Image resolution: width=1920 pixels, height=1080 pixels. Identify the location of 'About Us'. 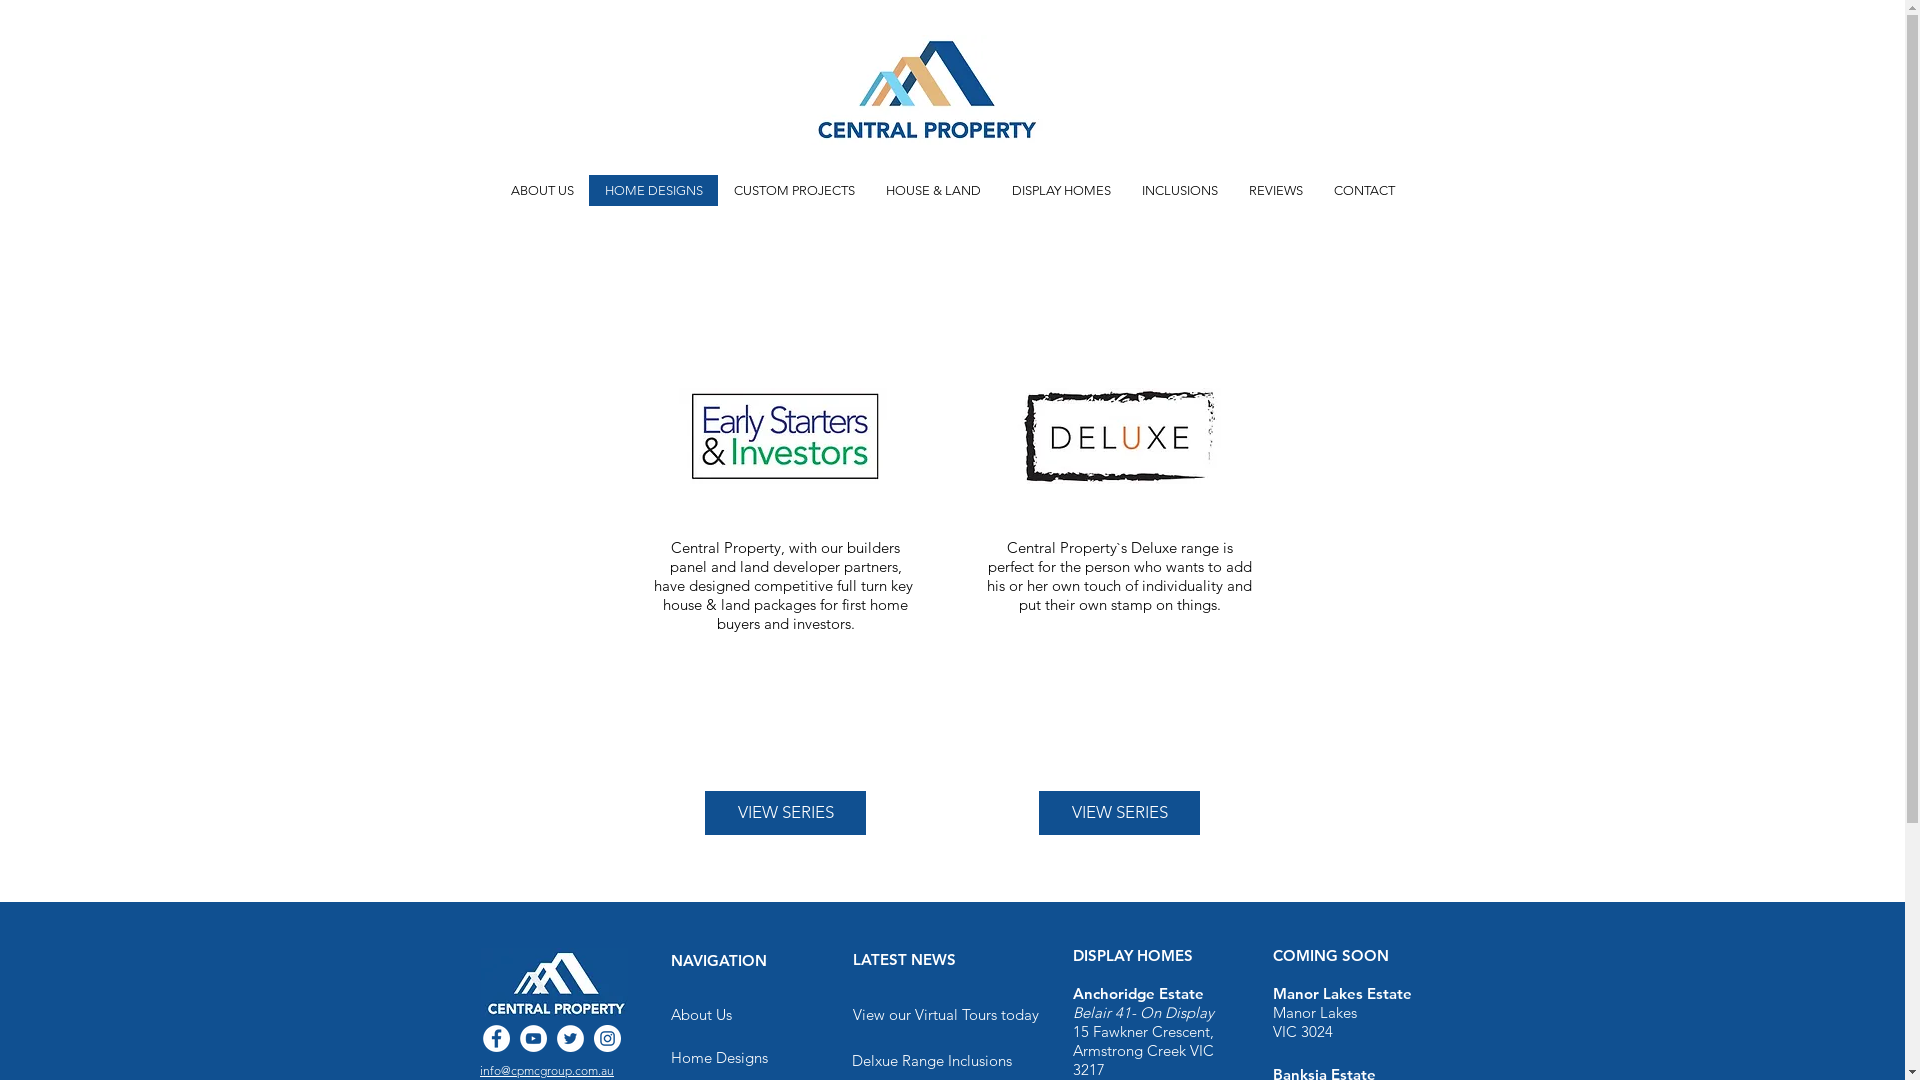
(700, 1014).